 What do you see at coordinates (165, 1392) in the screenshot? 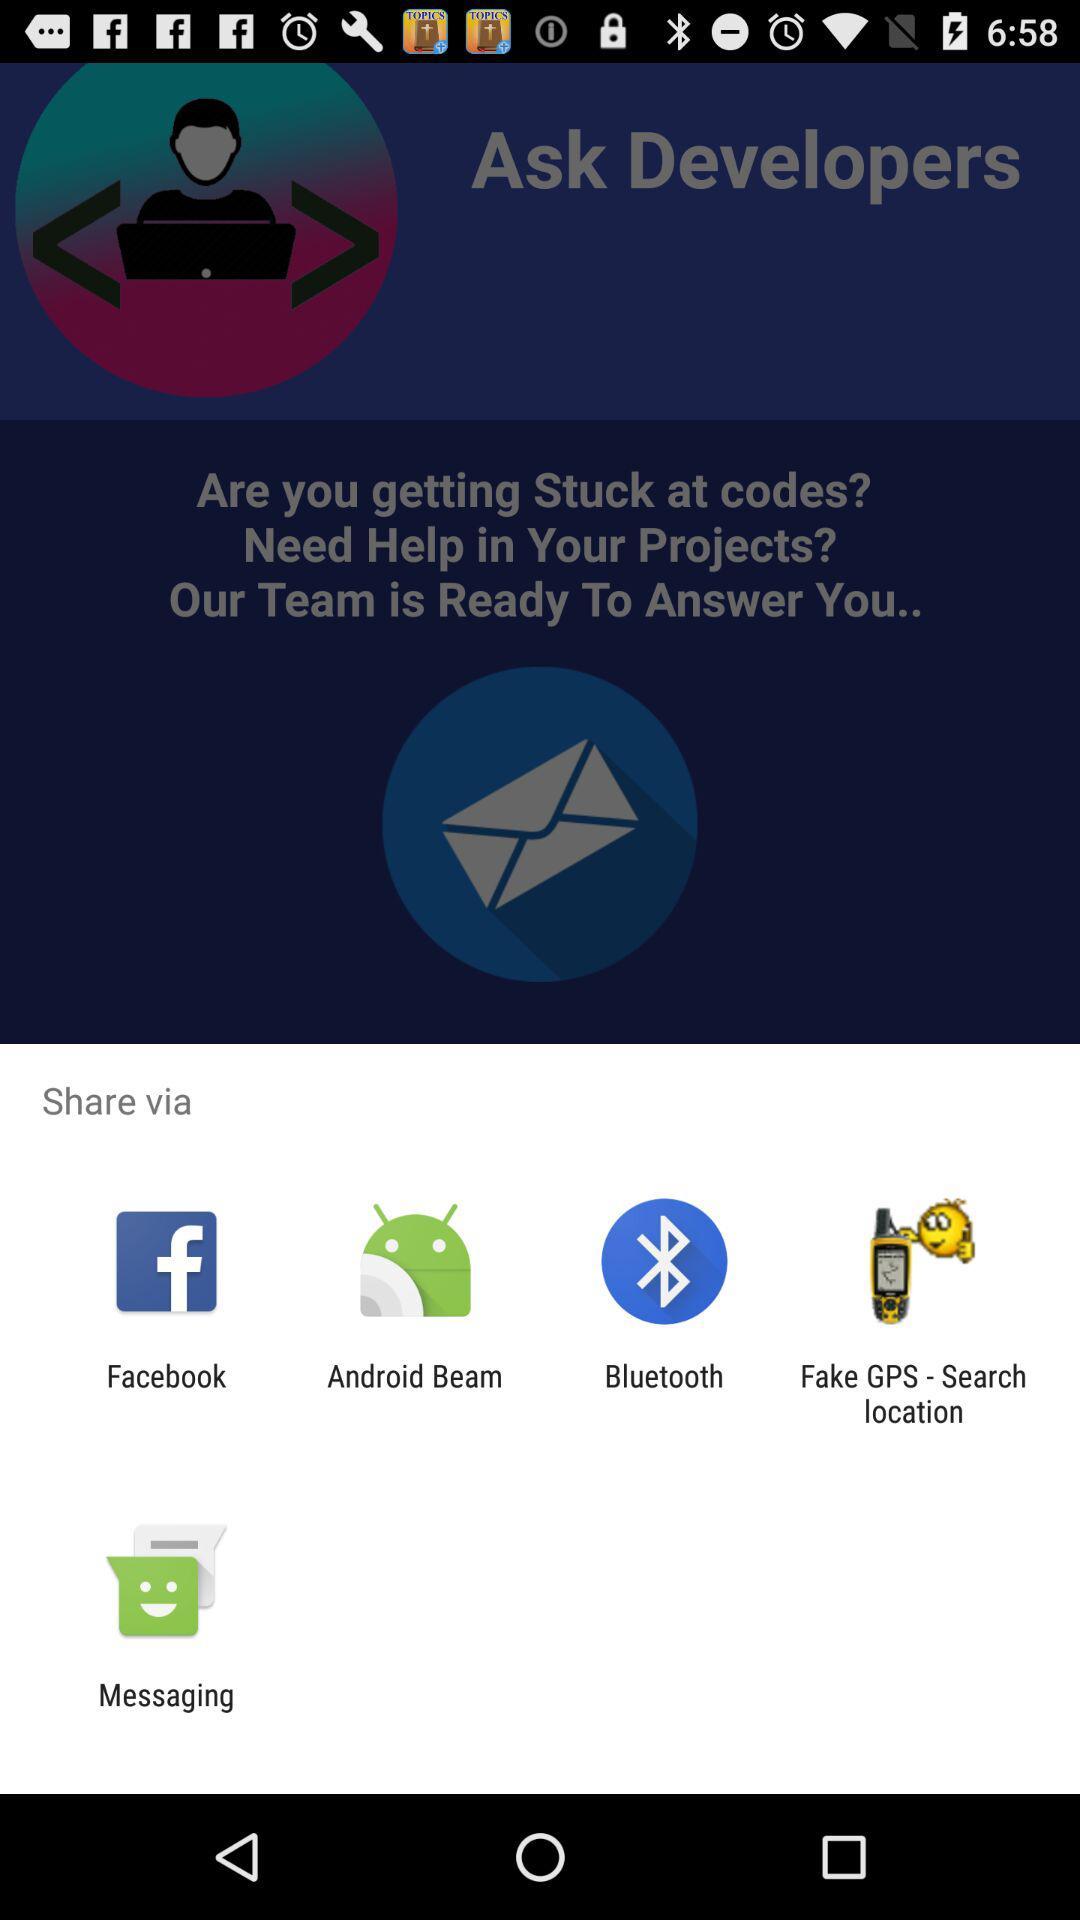
I see `the facebook icon` at bounding box center [165, 1392].